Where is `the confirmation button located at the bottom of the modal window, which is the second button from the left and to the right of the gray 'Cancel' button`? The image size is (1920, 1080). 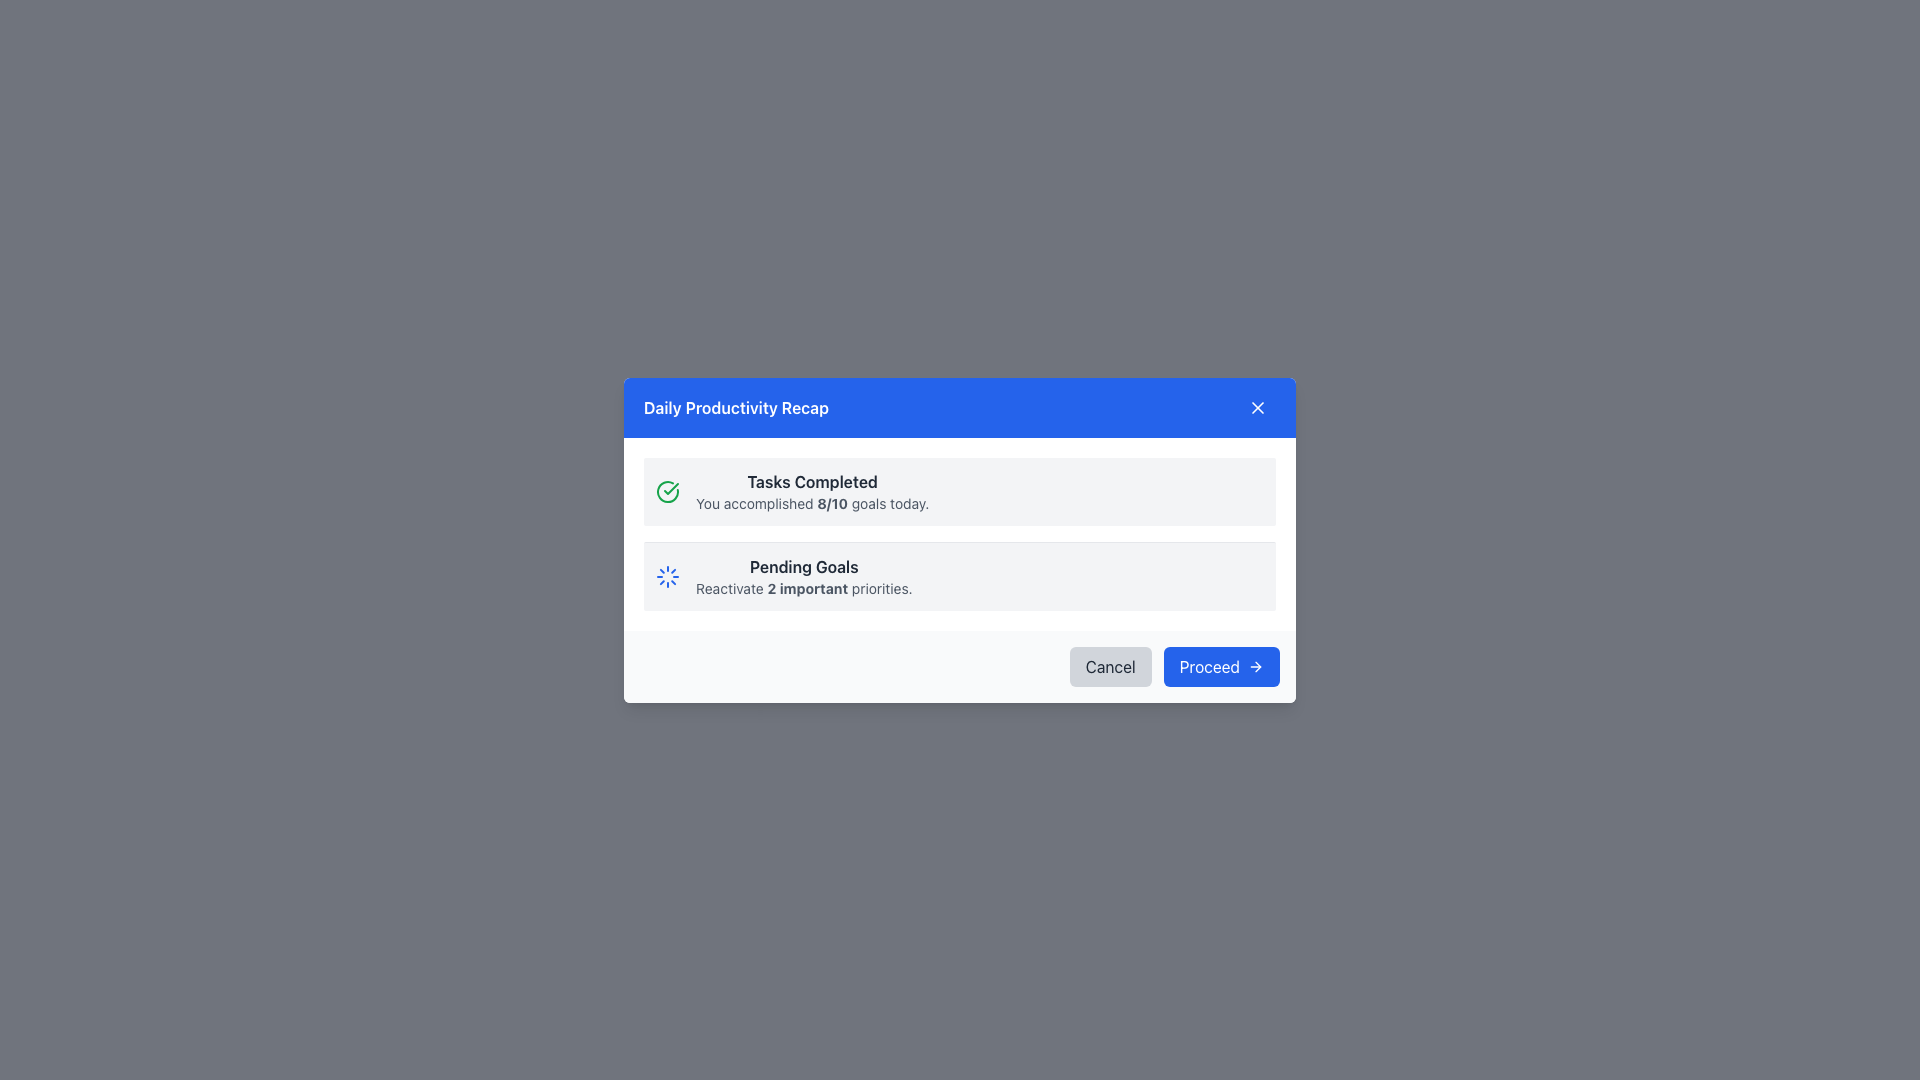 the confirmation button located at the bottom of the modal window, which is the second button from the left and to the right of the gray 'Cancel' button is located at coordinates (1220, 666).